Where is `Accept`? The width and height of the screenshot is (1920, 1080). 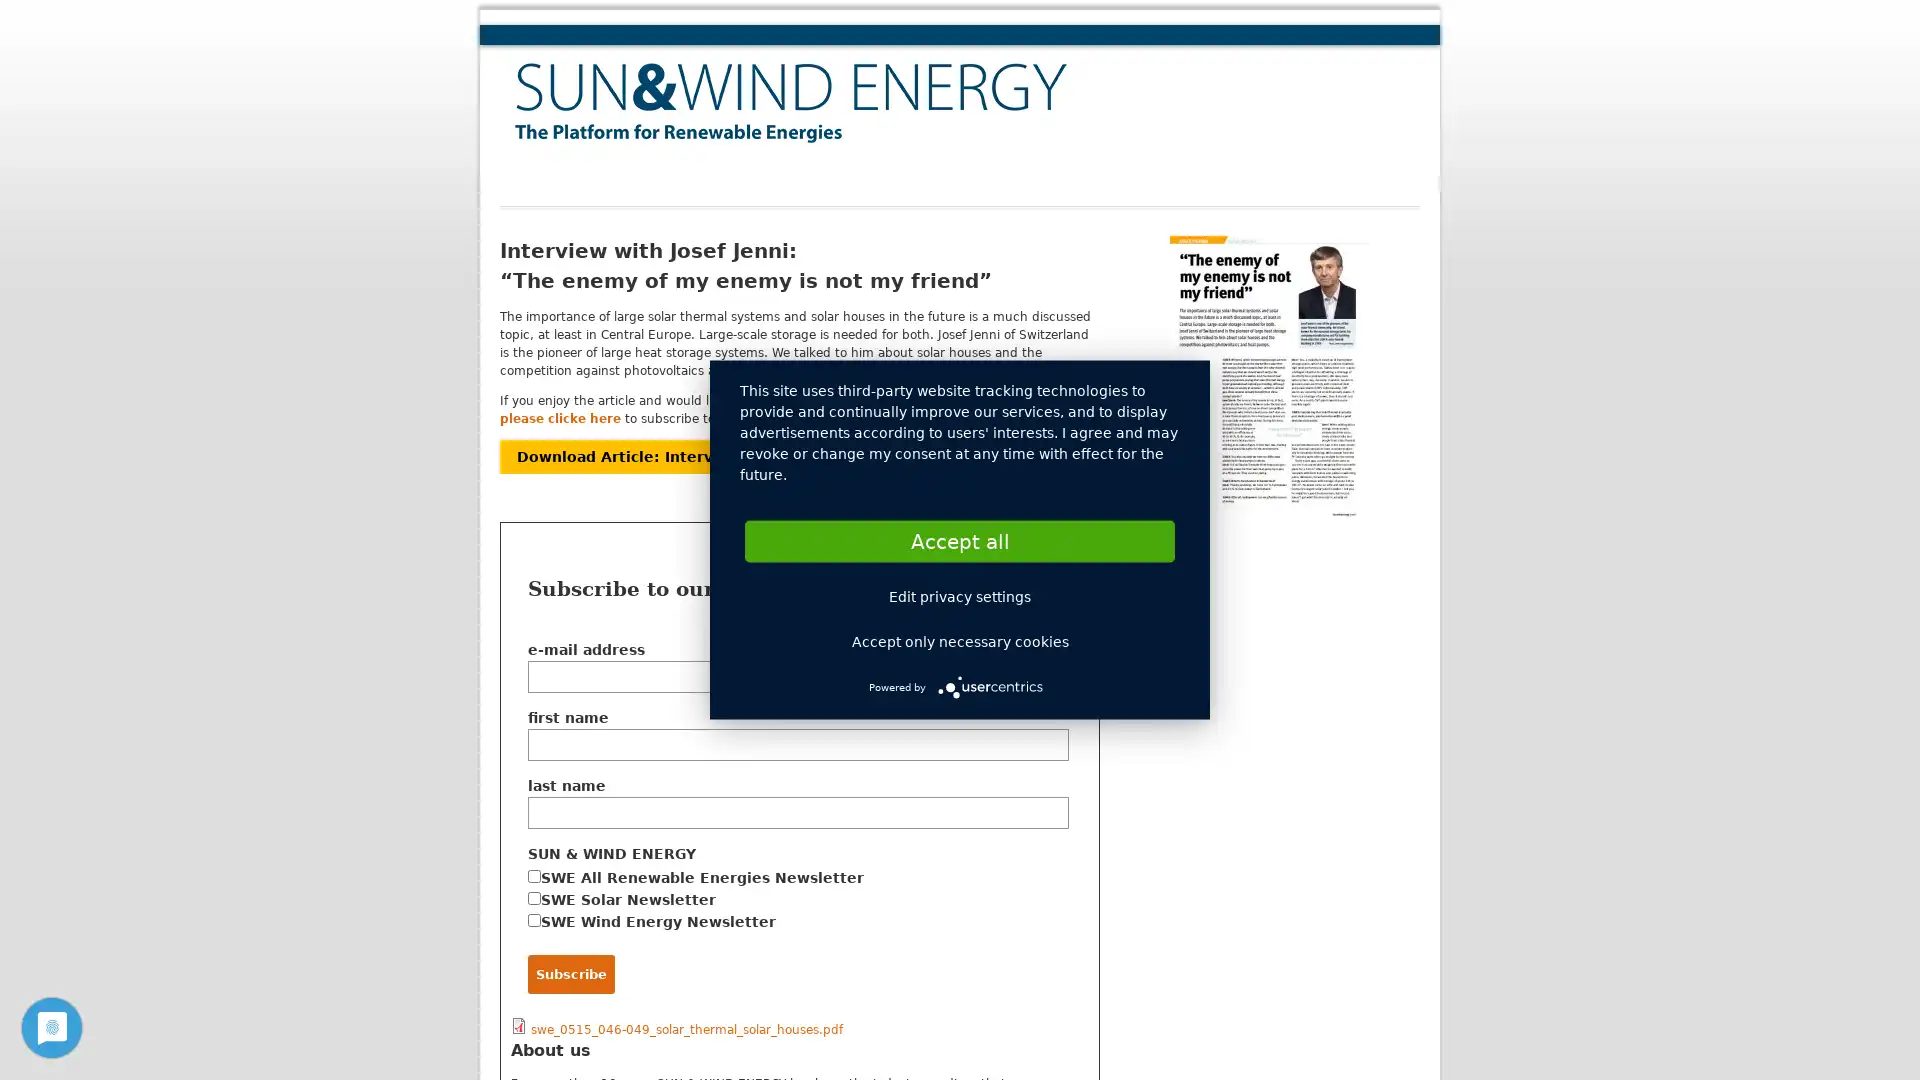
Accept is located at coordinates (960, 540).